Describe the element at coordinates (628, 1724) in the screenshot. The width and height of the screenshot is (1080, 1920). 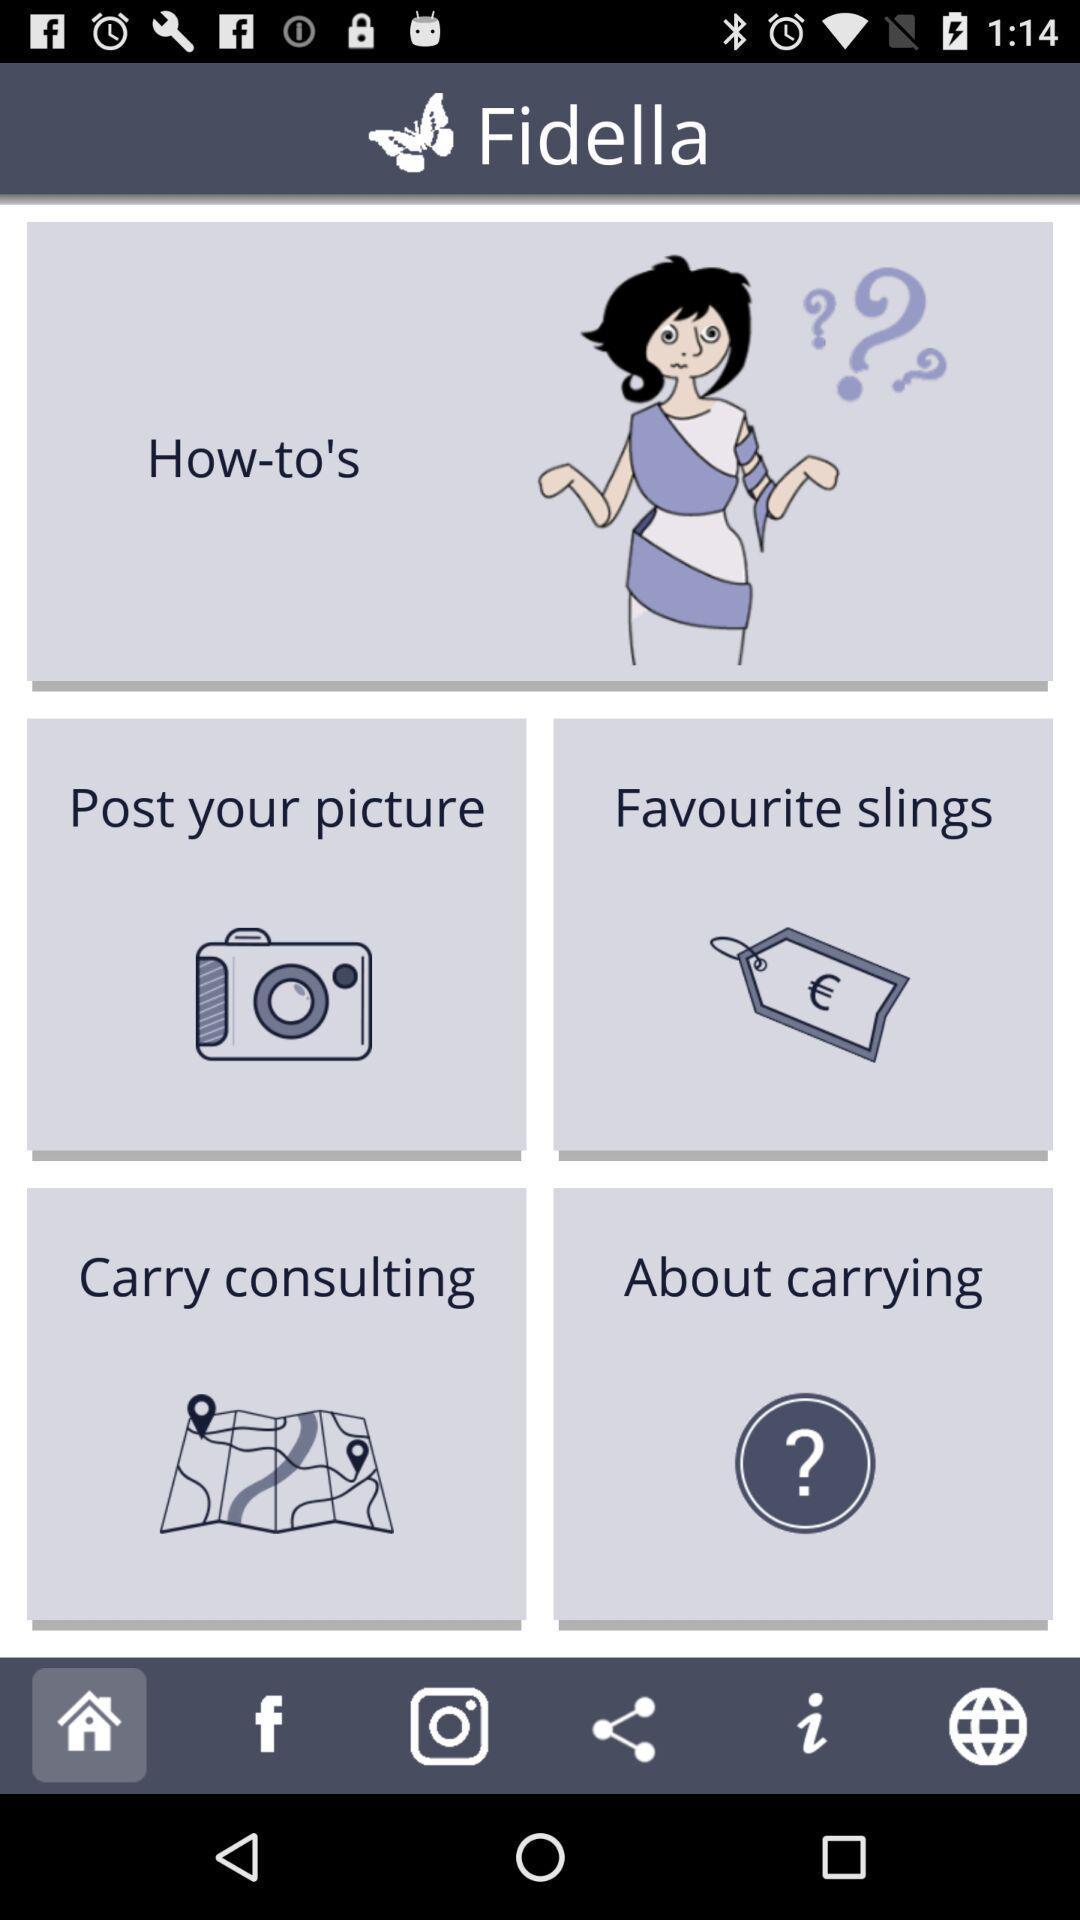
I see `share in other social media` at that location.